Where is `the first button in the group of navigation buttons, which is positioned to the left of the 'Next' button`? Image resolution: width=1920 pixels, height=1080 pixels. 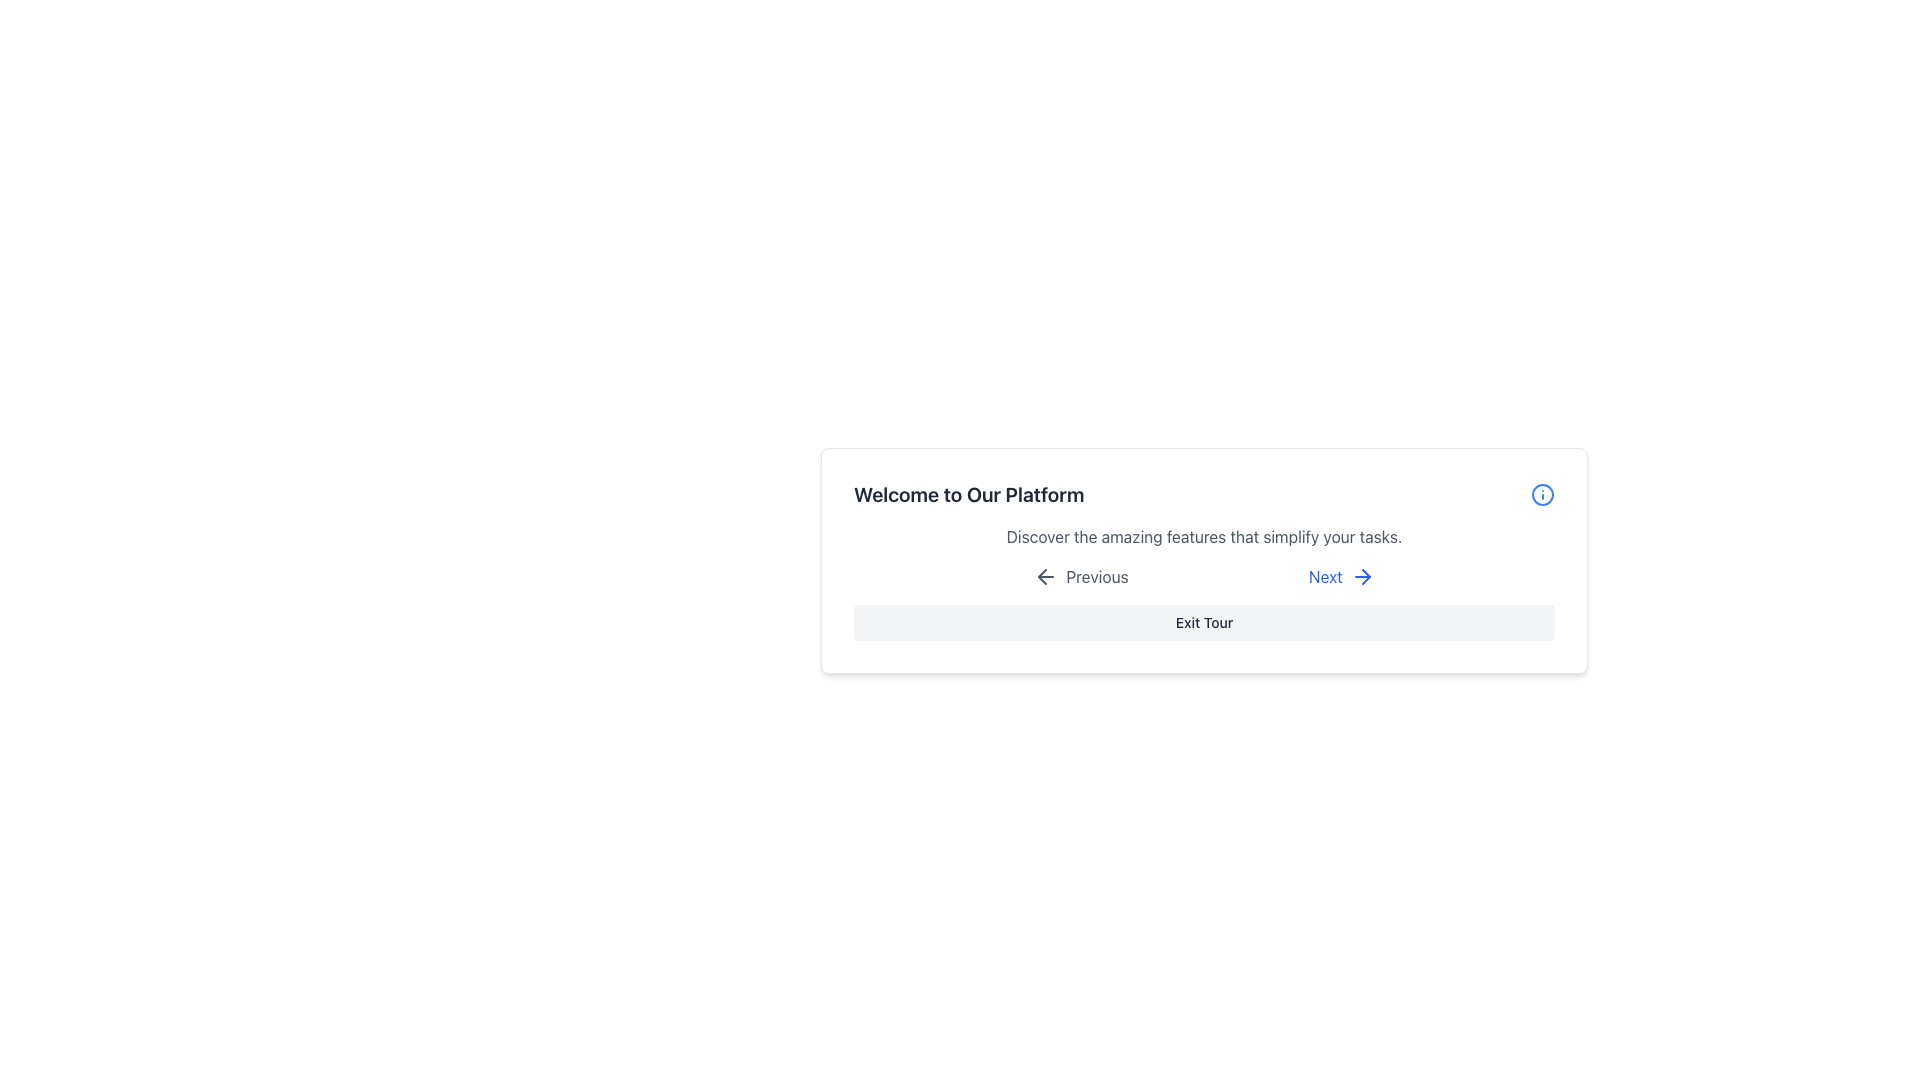 the first button in the group of navigation buttons, which is positioned to the left of the 'Next' button is located at coordinates (1080, 577).